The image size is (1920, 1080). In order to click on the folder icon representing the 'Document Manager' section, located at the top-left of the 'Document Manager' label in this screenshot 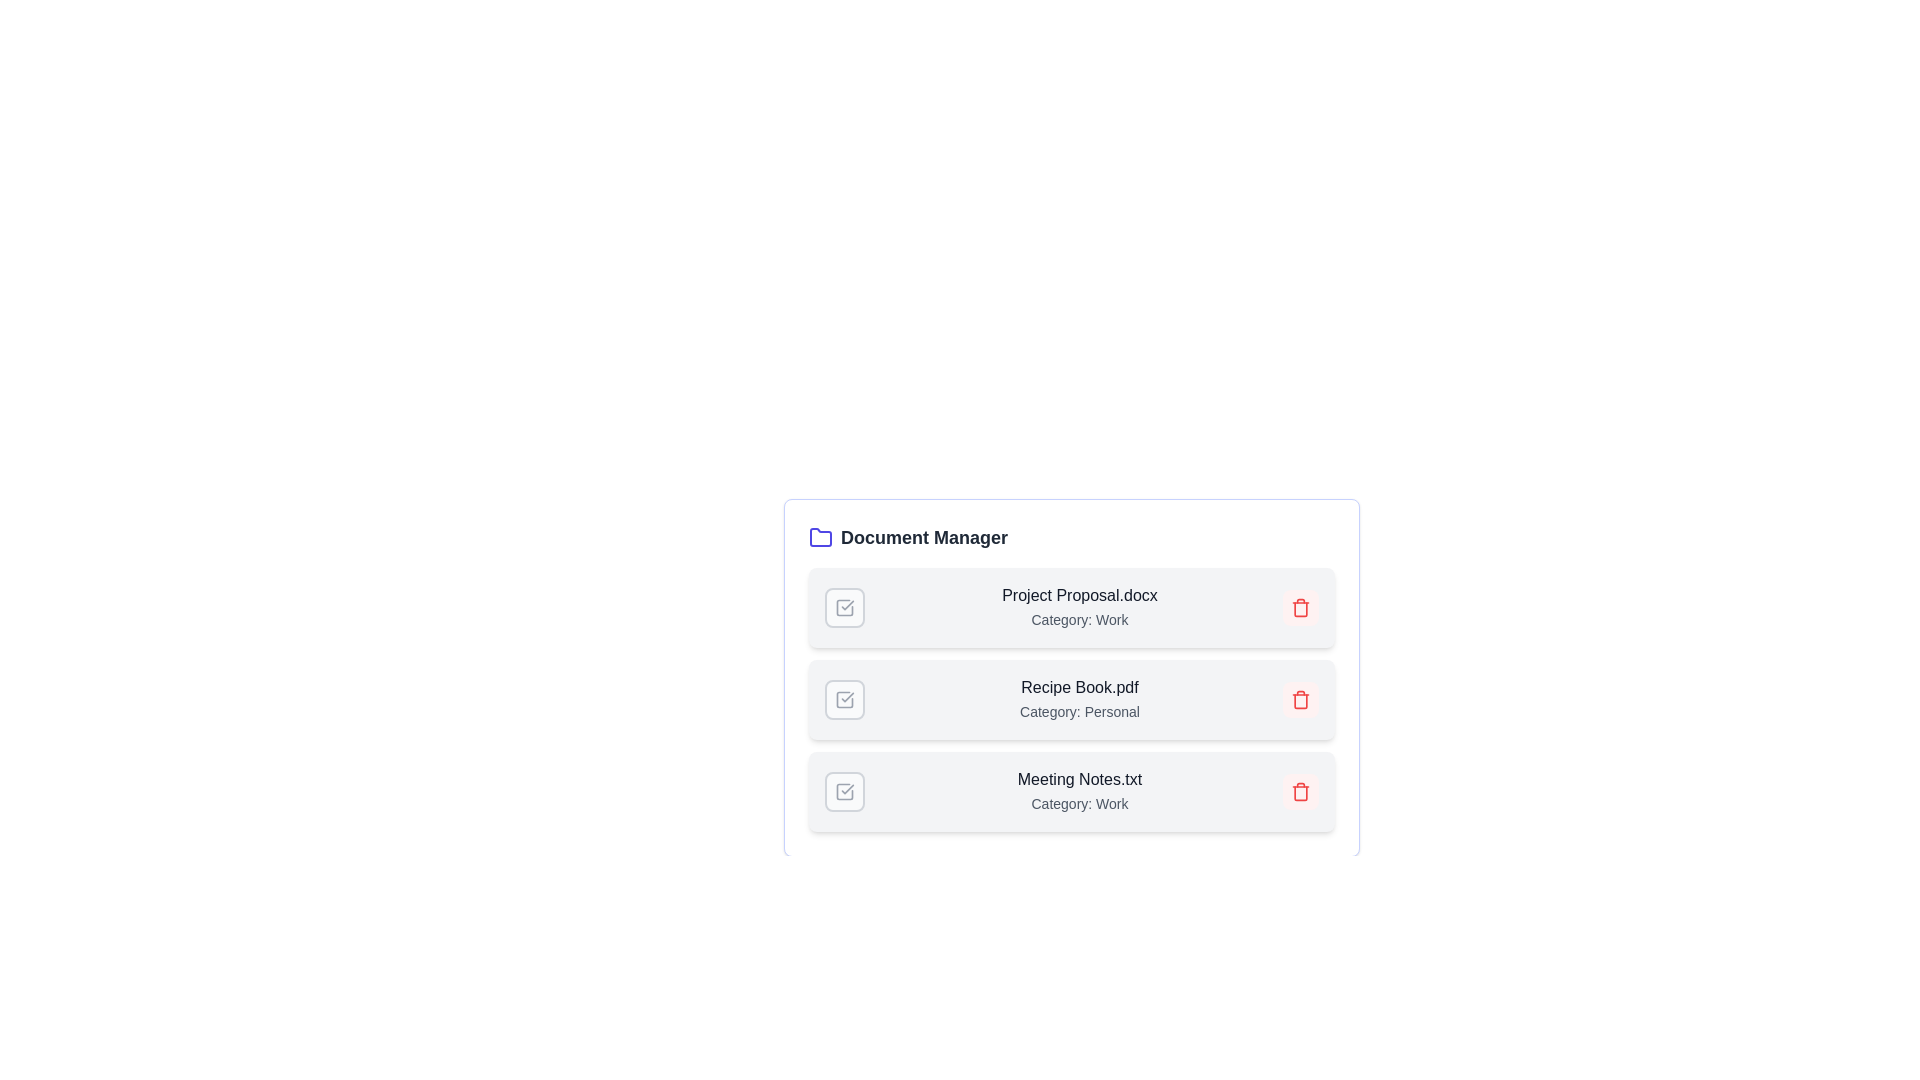, I will do `click(820, 536)`.